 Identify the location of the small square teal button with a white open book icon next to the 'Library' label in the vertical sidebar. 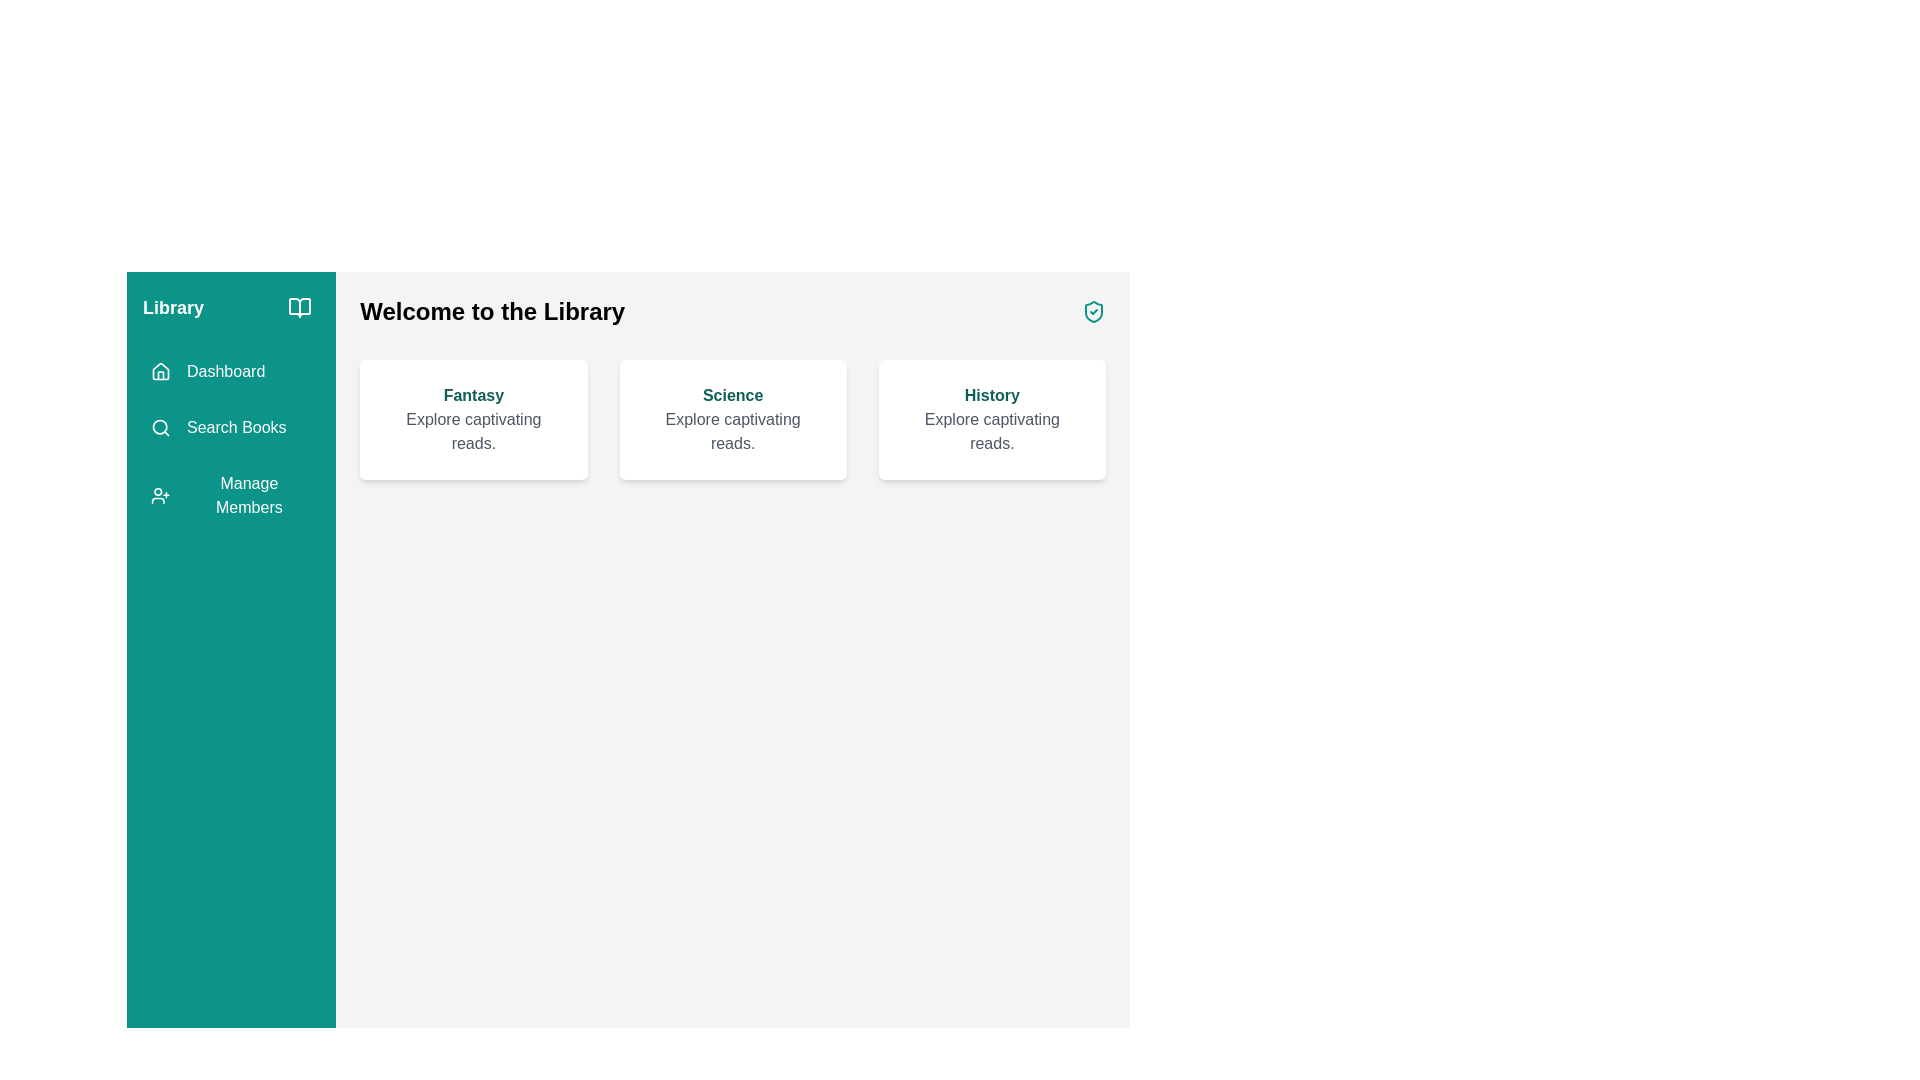
(299, 308).